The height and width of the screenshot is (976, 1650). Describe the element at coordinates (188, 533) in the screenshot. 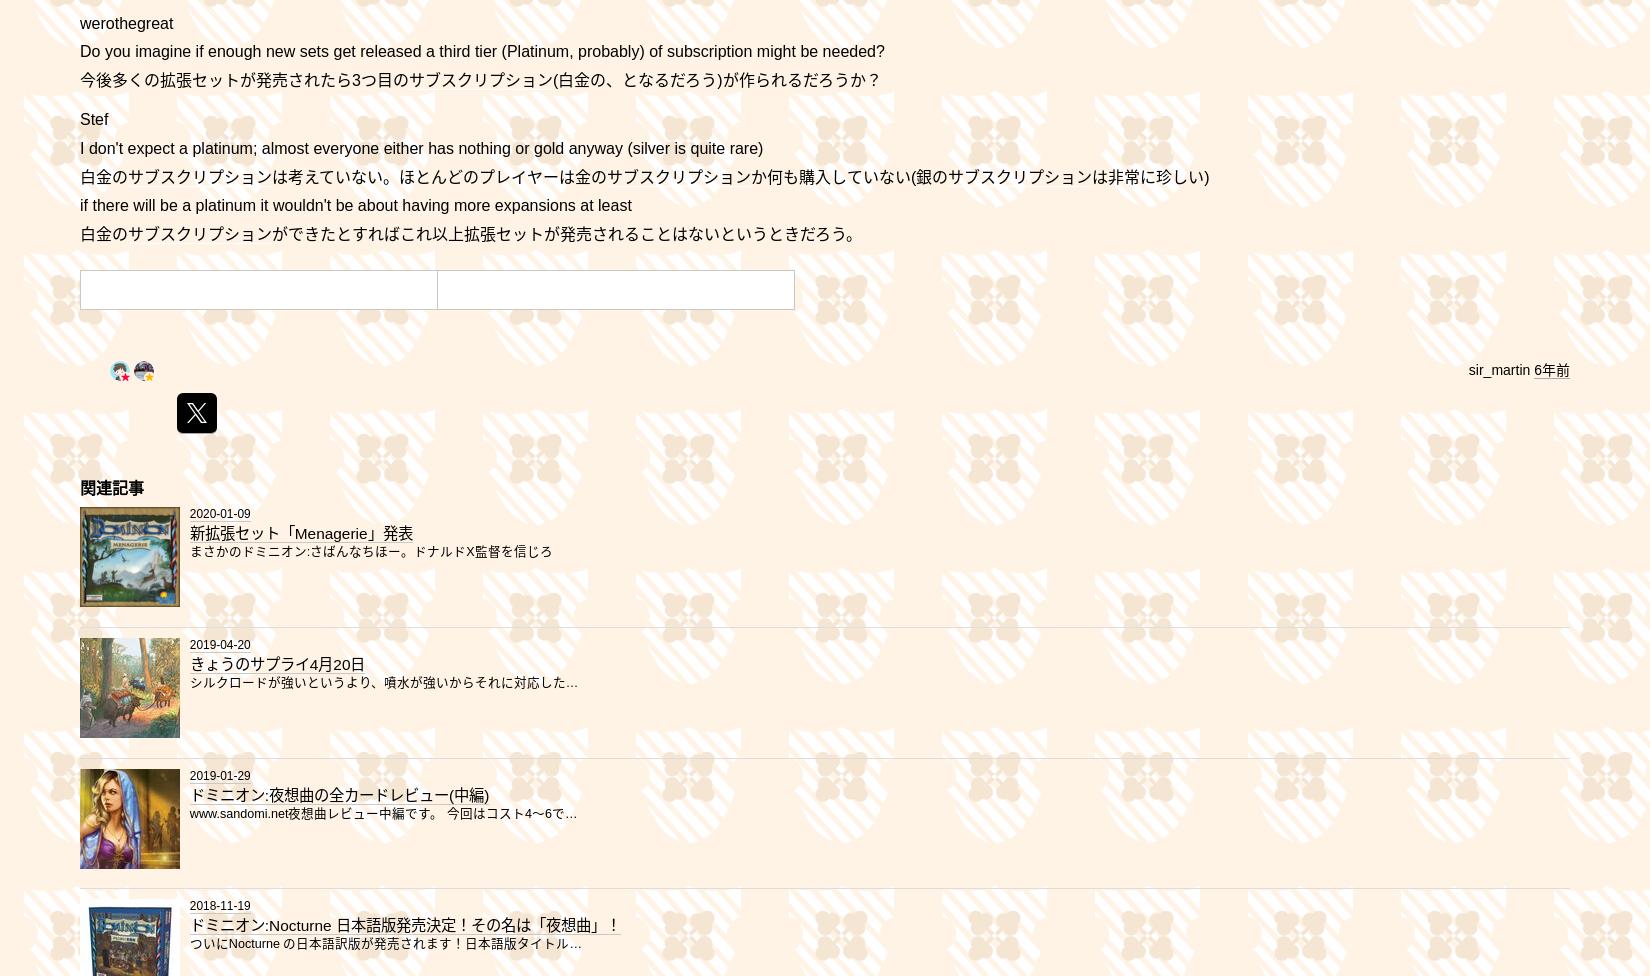

I see `'新拡張セット「Menagerie」発表'` at that location.